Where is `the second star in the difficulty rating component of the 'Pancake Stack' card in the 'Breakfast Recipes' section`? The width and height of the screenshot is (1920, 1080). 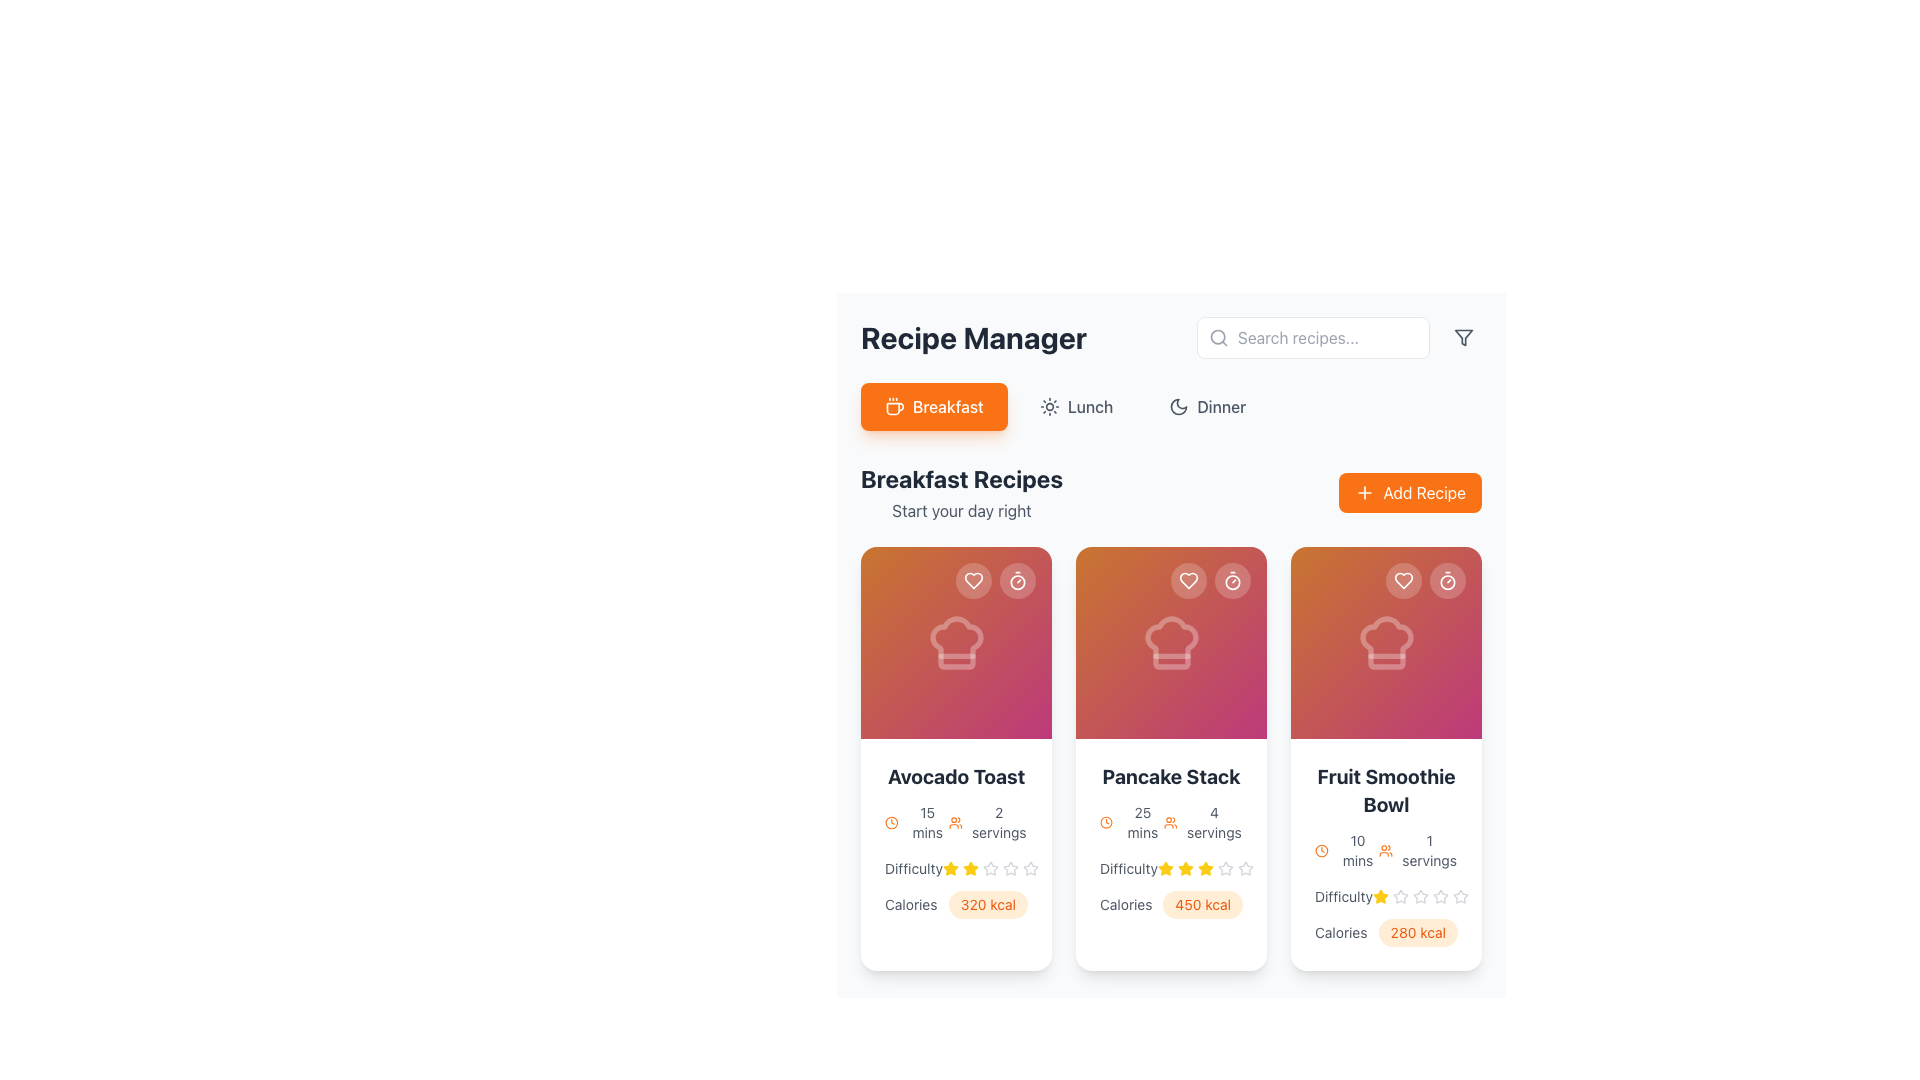 the second star in the difficulty rating component of the 'Pancake Stack' card in the 'Breakfast Recipes' section is located at coordinates (1185, 867).